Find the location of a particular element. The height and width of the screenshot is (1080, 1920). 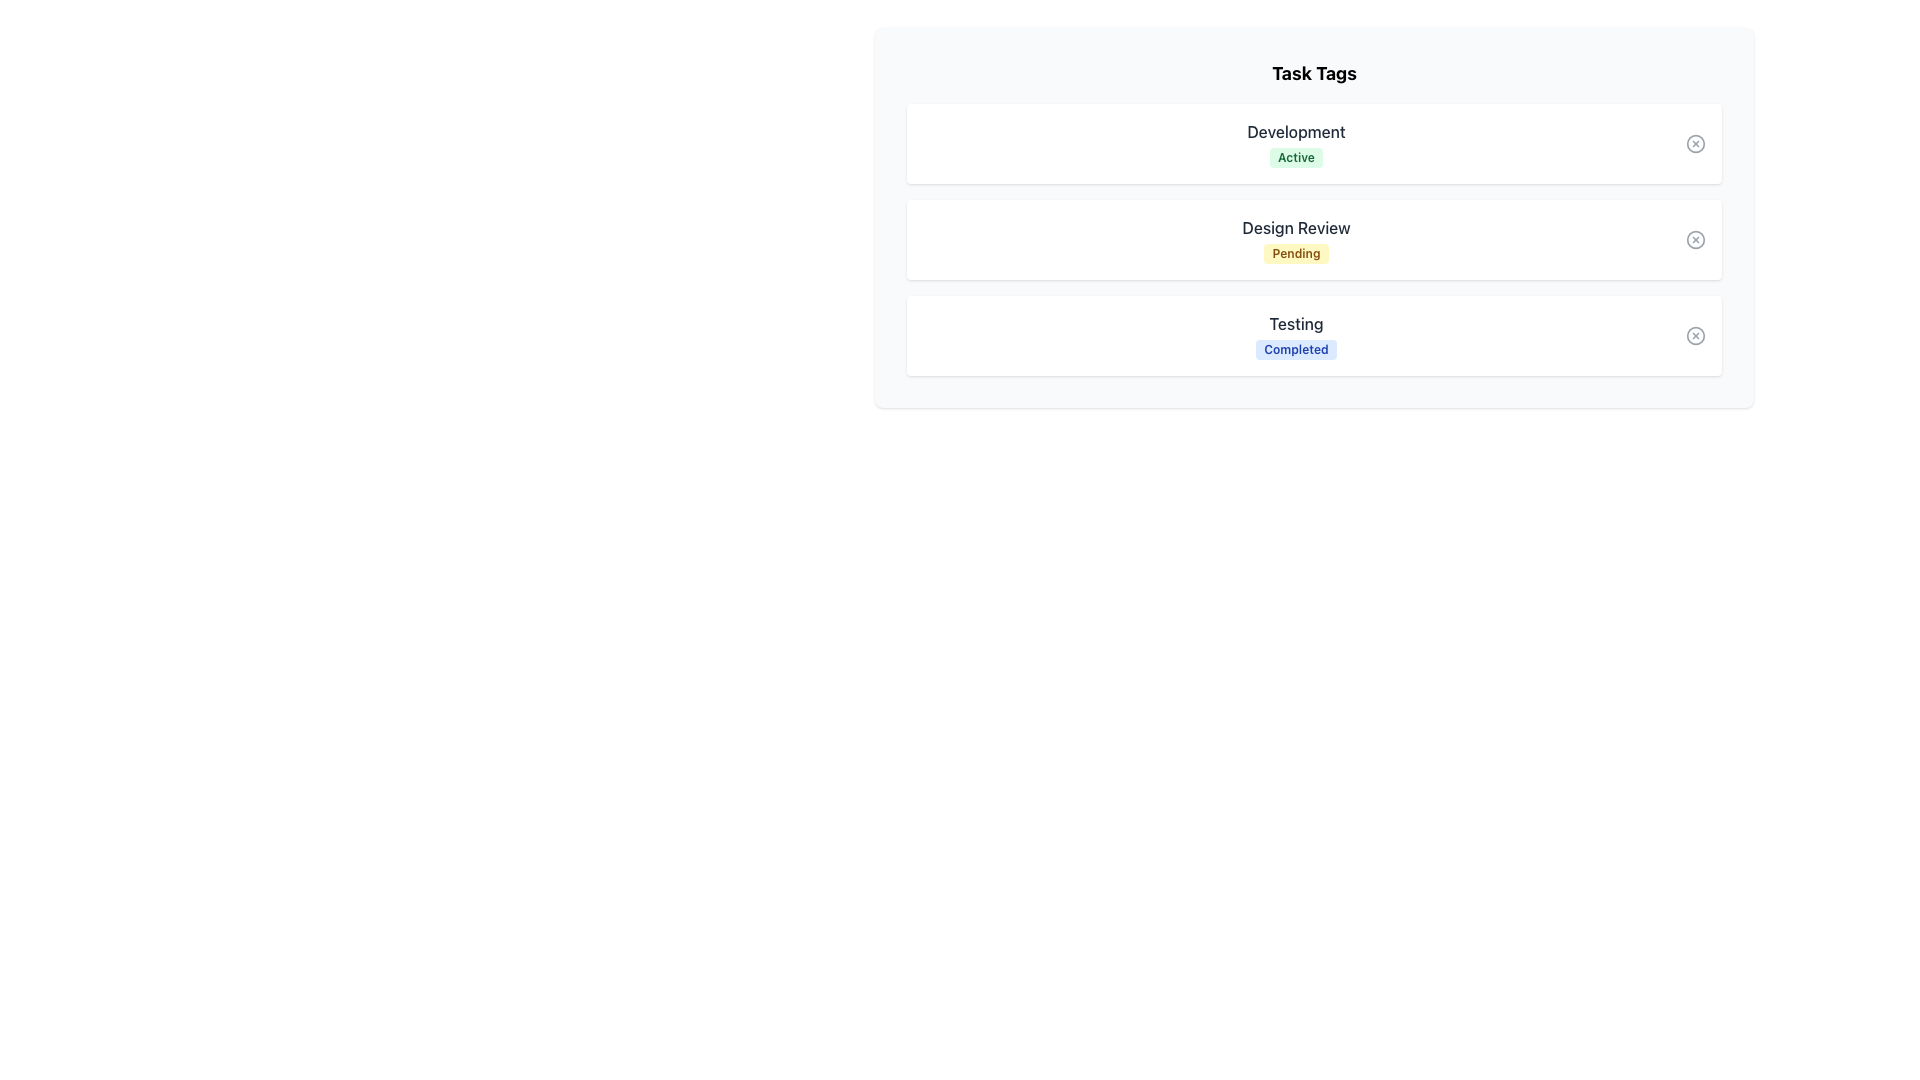

the decorative Circle (SVG graphic) that is part of the iconography for the 'Development' task, located to the far-right of the task row, aligned horizontally with the green 'Active' status label is located at coordinates (1694, 142).